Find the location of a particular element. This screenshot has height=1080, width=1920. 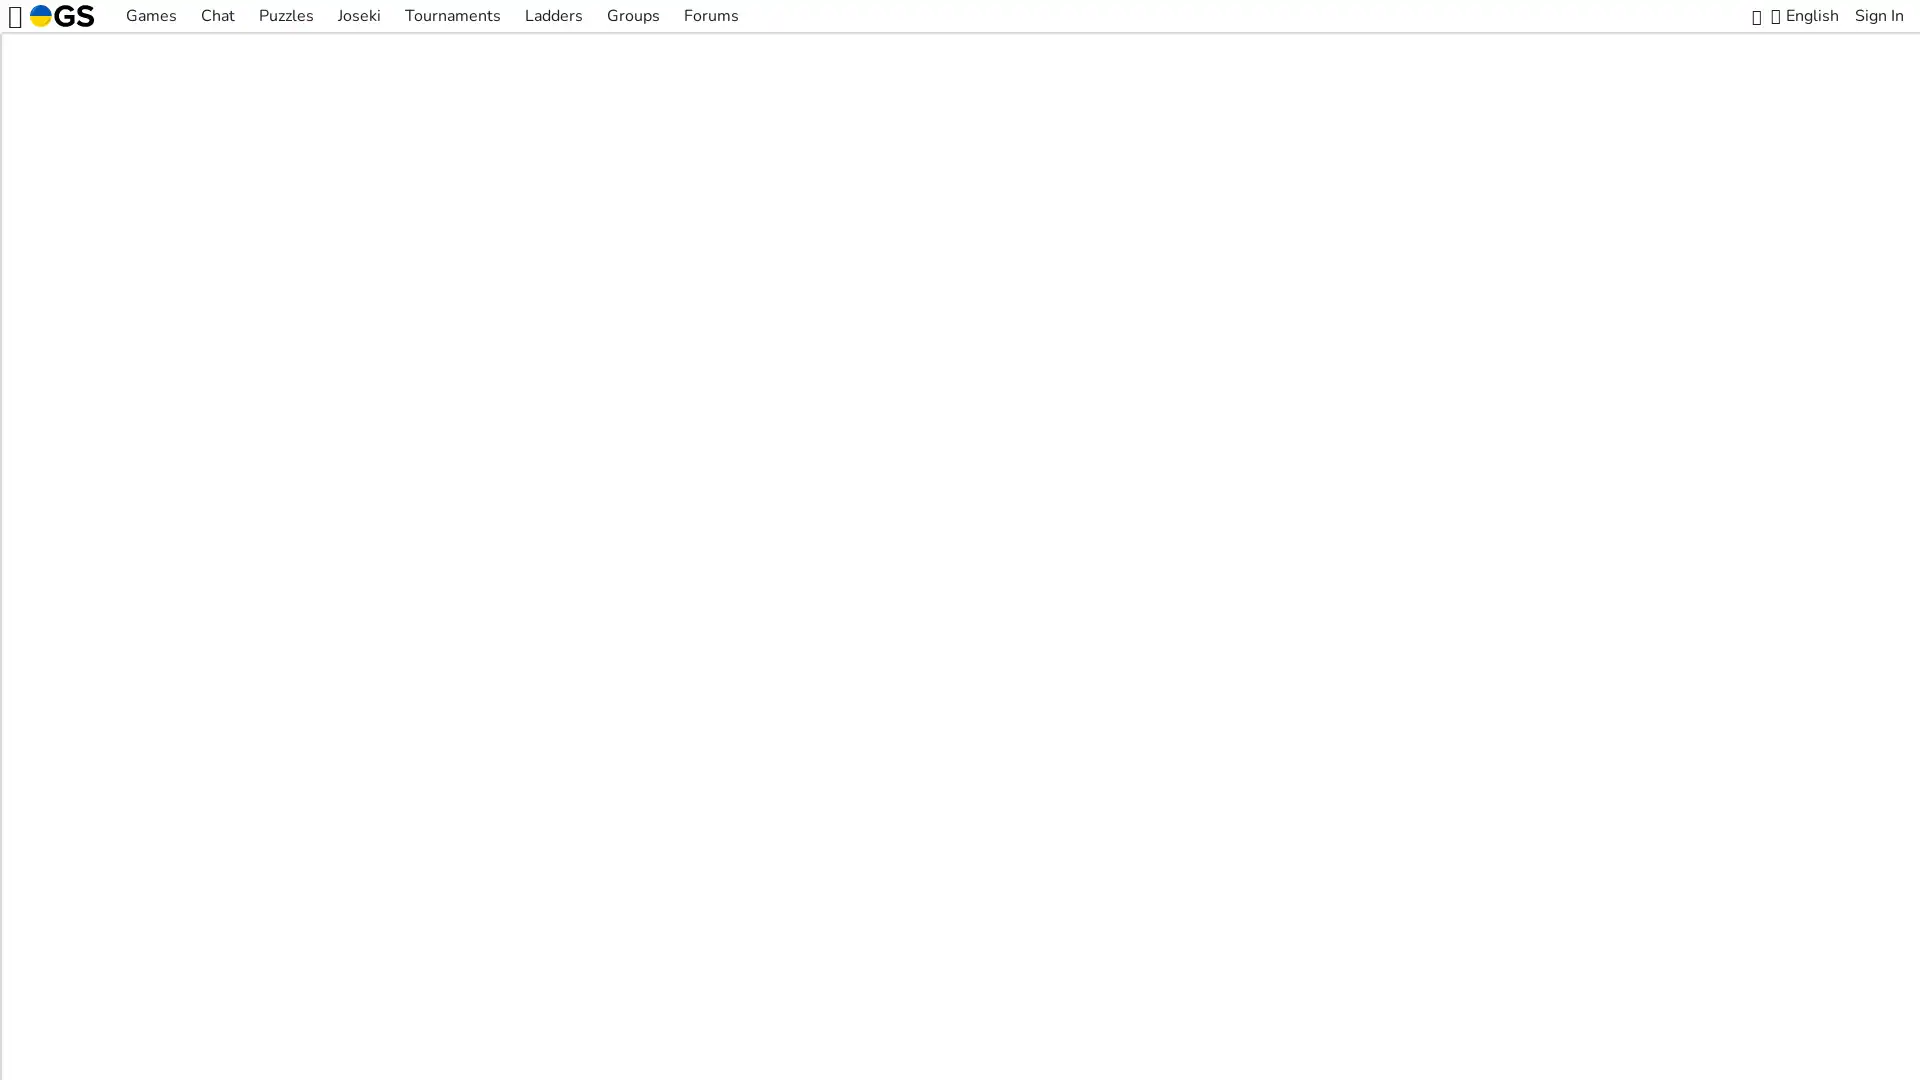

13x13 is located at coordinates (895, 789).